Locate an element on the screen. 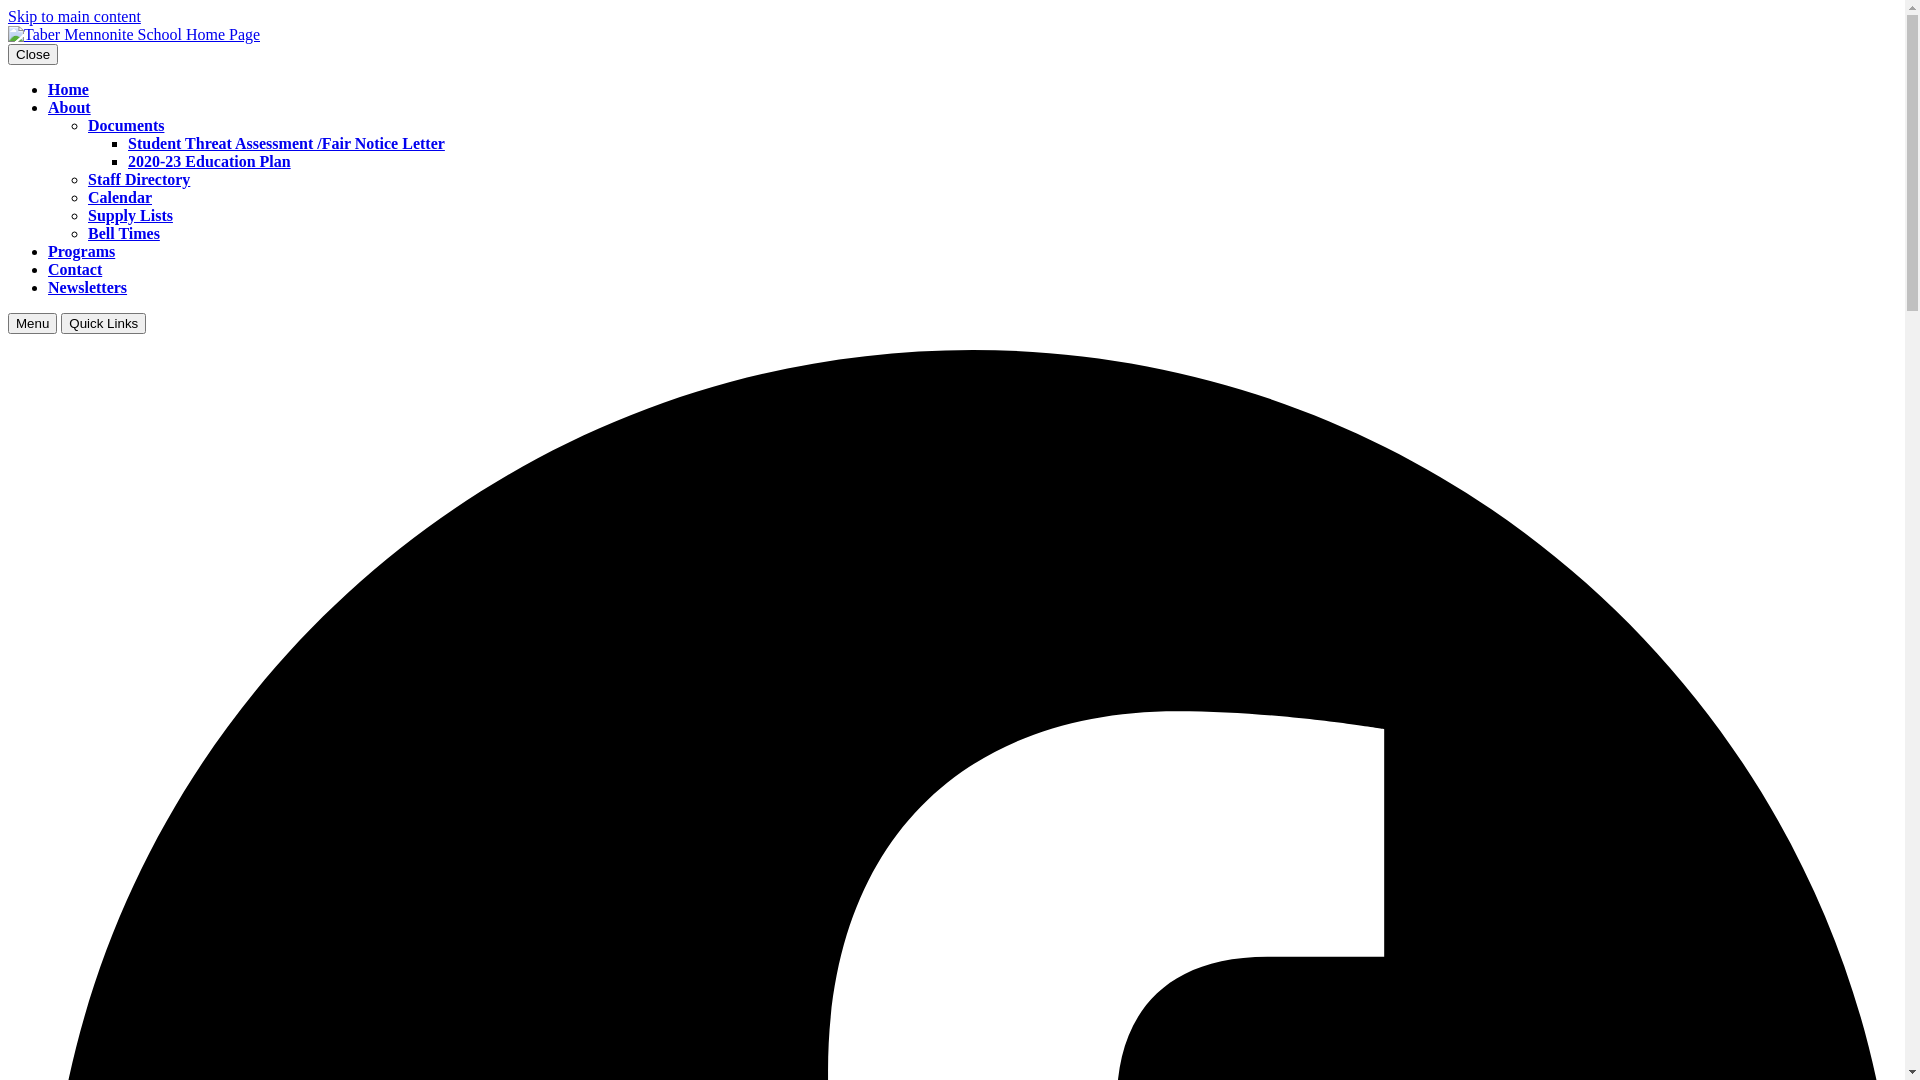  'Programs' is located at coordinates (80, 250).